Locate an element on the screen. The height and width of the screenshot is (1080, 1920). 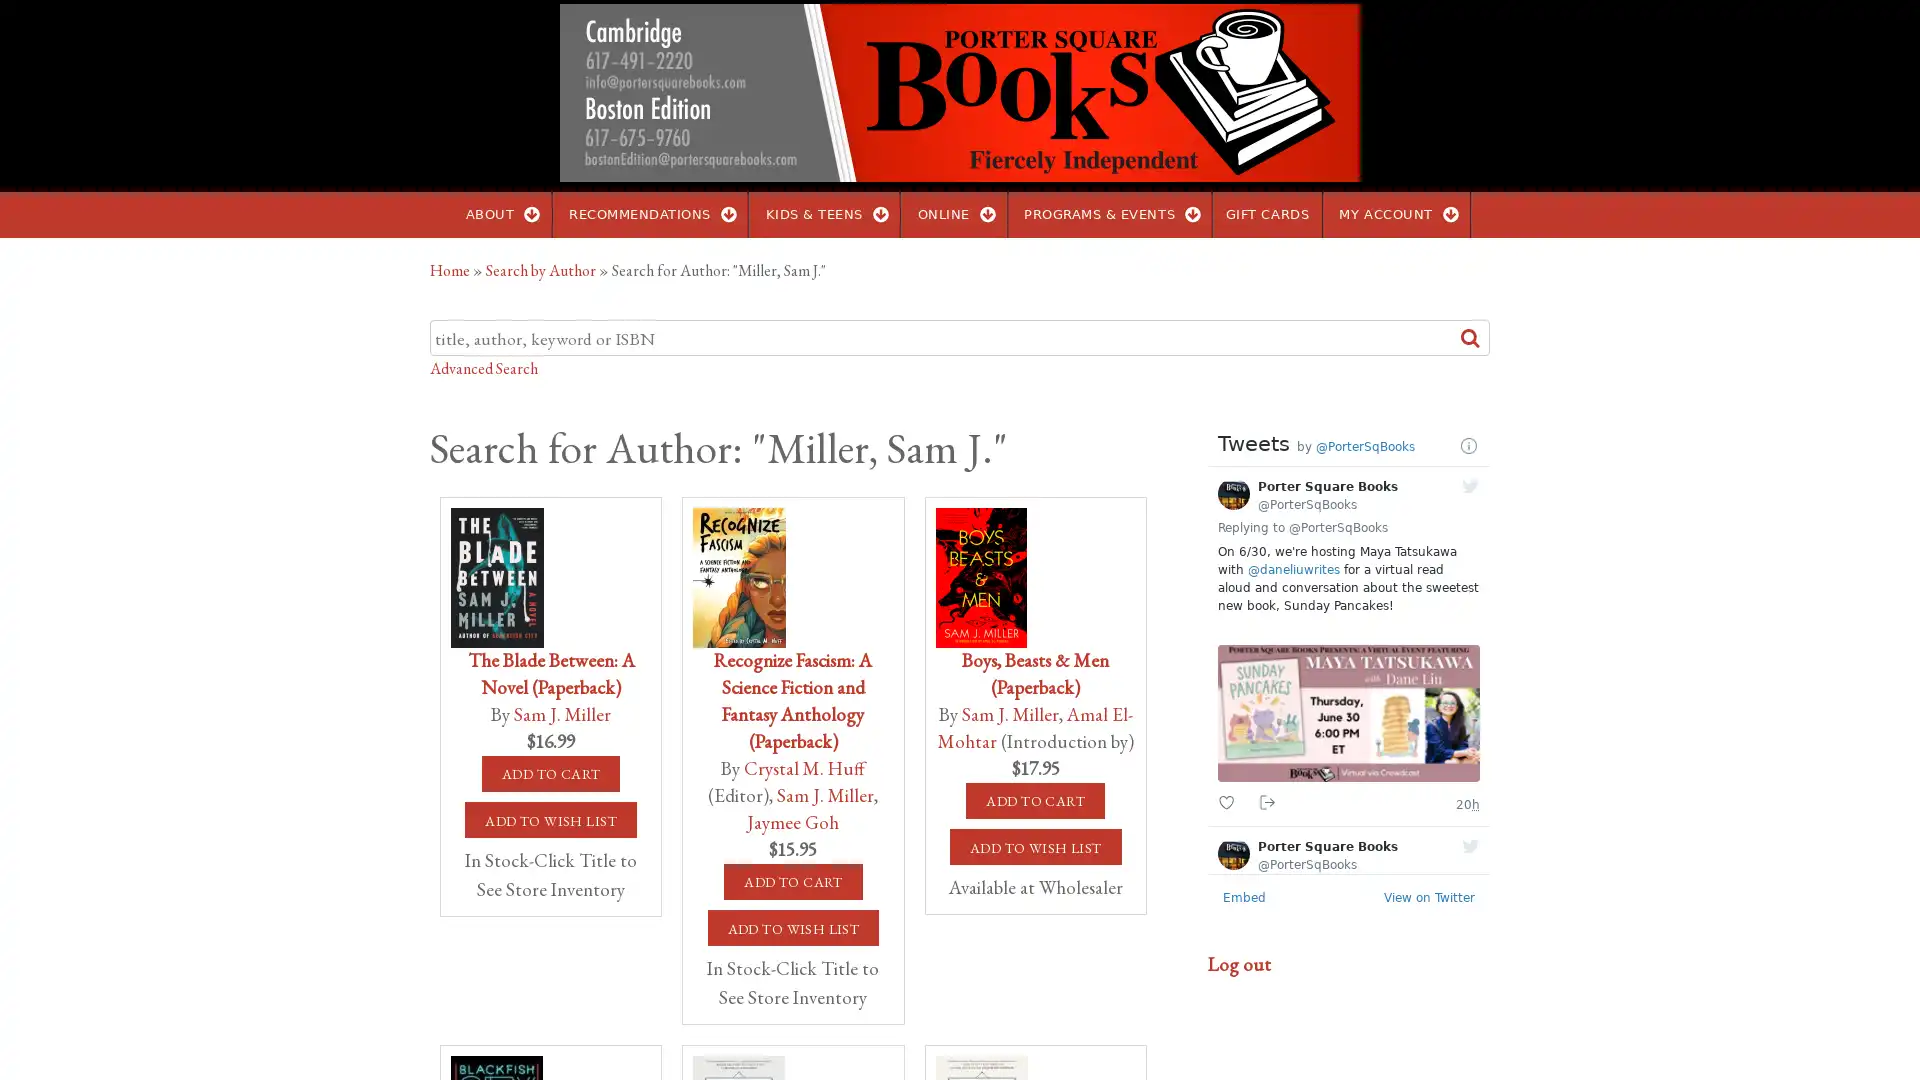
Add to Cart is located at coordinates (1035, 800).